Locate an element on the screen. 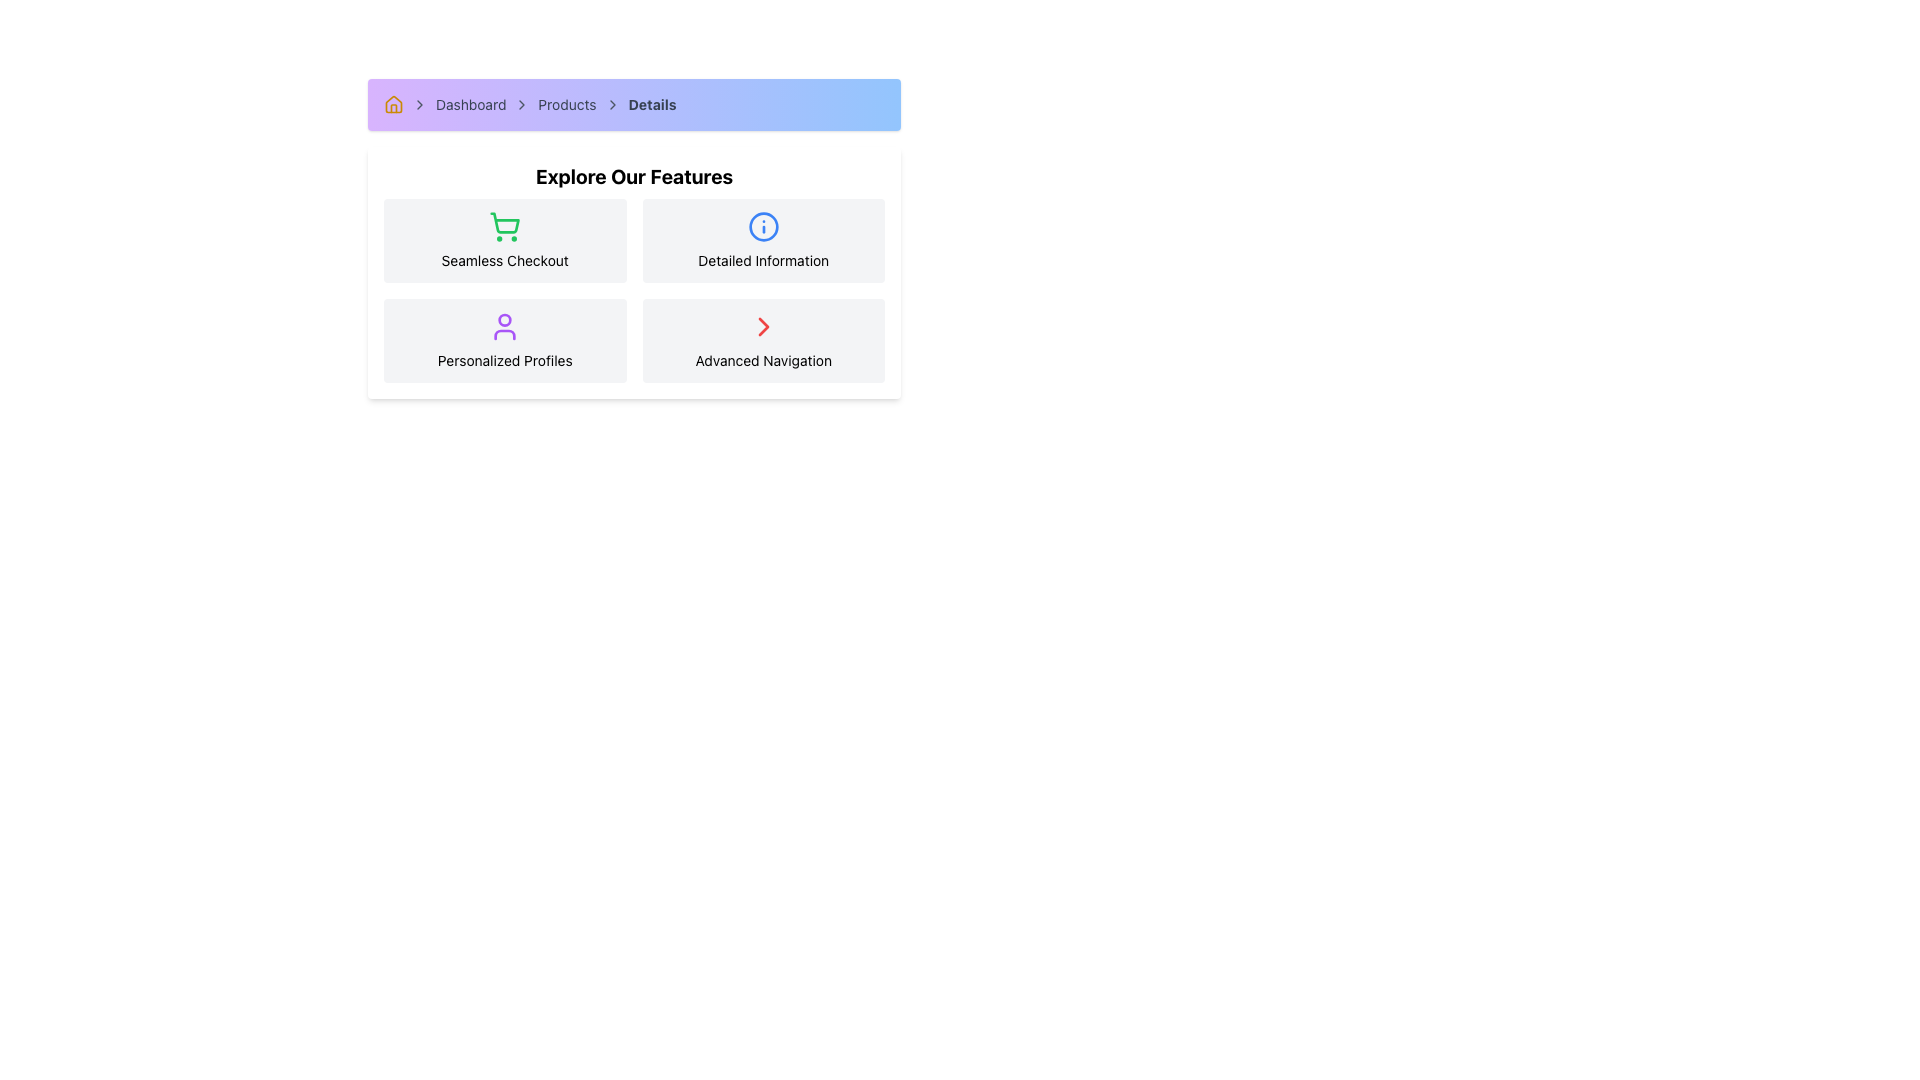 The height and width of the screenshot is (1080, 1920). the 'Detailed Information' text label located under the information icon in the second column of the 'Explore Our Features' section is located at coordinates (762, 260).